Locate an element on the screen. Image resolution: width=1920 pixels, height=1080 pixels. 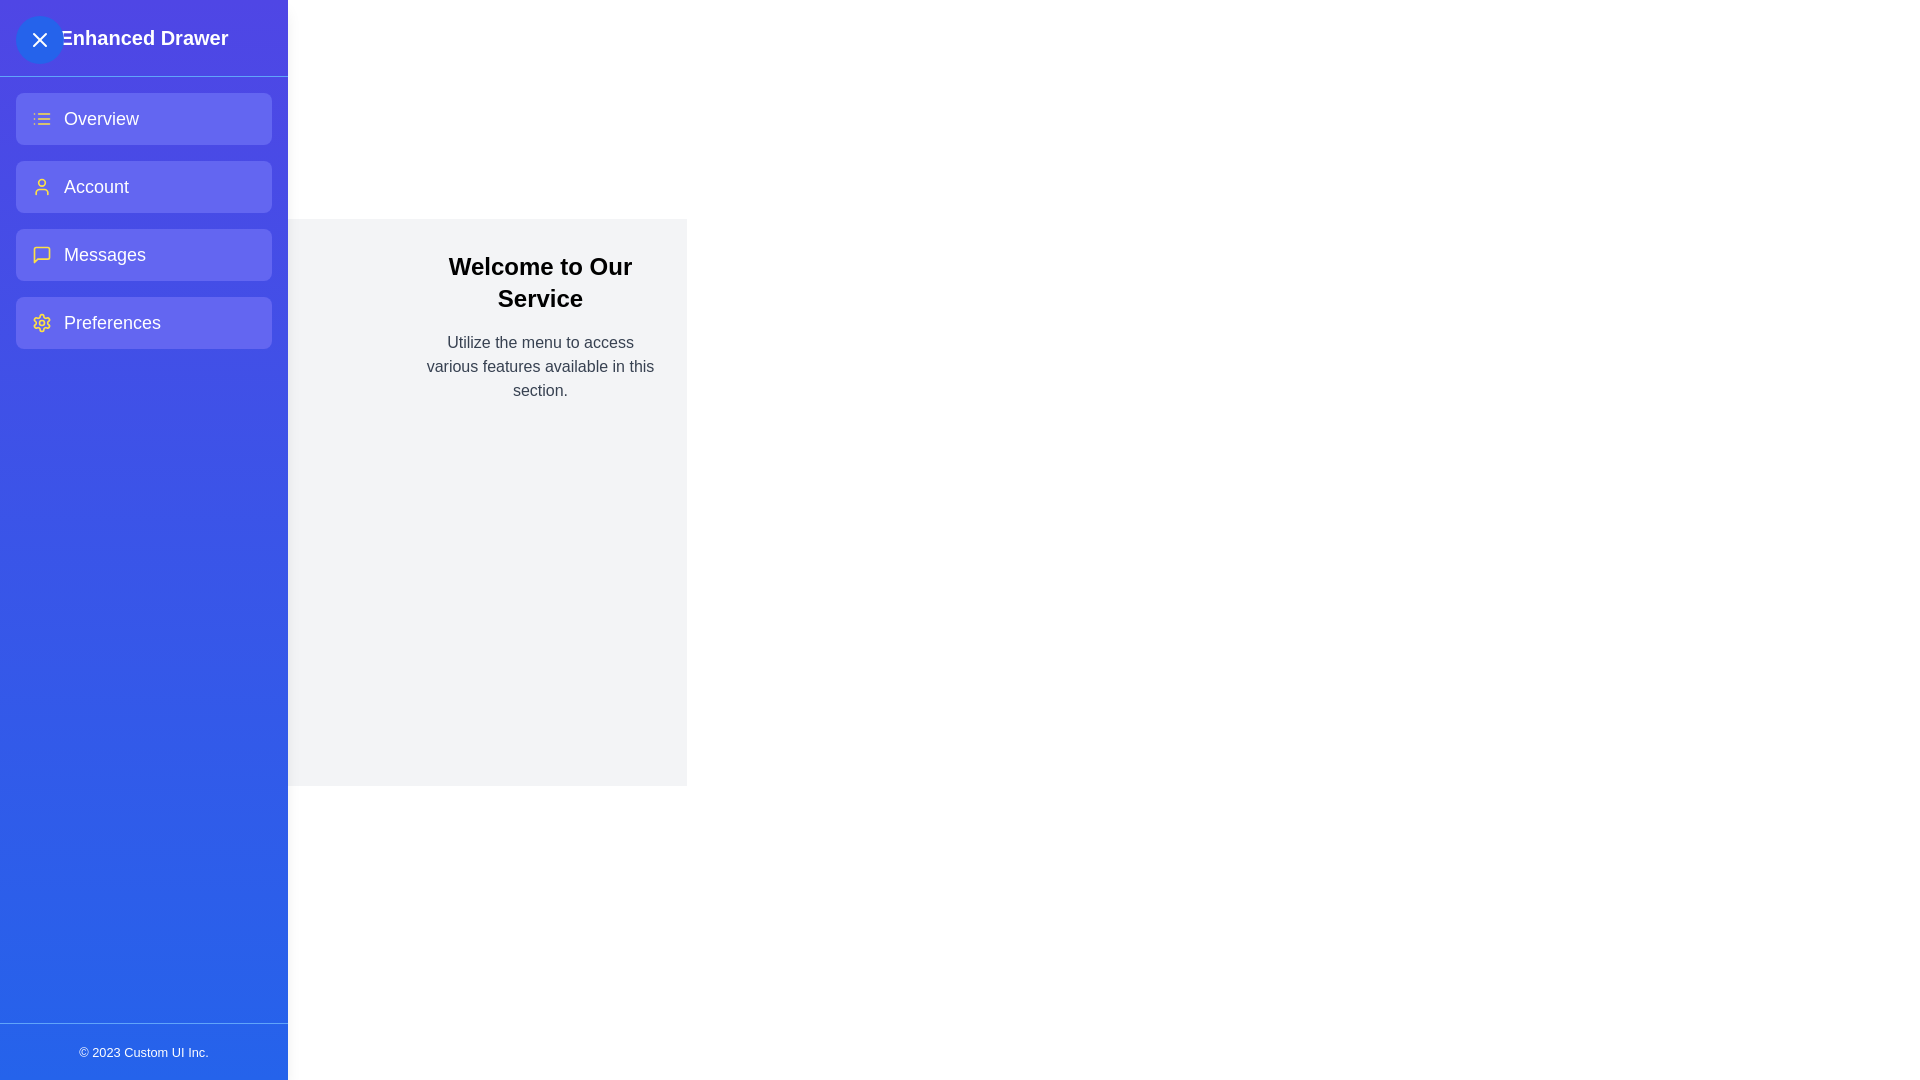
the visual indicator icon for the 'Preferences' option located in the sidebar navigation panel to associate it with the 'Preferences' feature is located at coordinates (42, 322).